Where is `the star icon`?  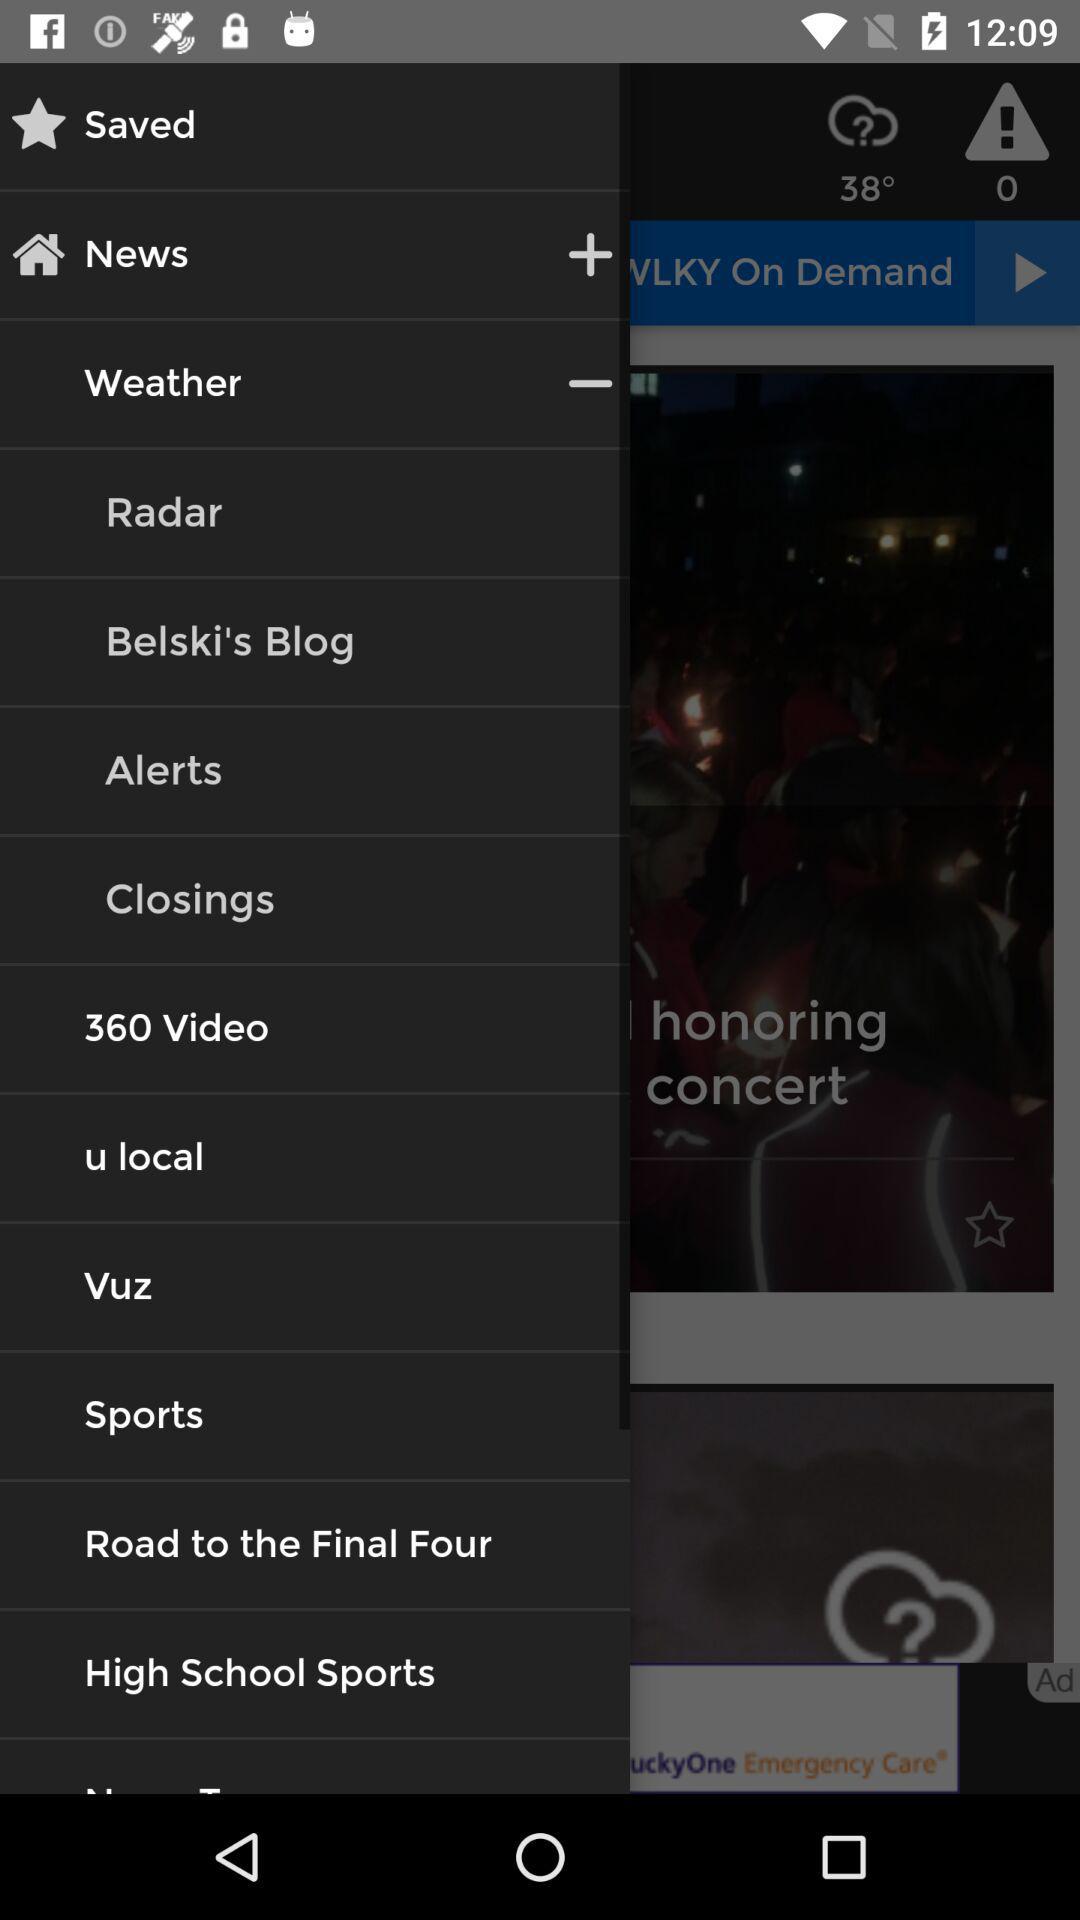
the star icon is located at coordinates (72, 135).